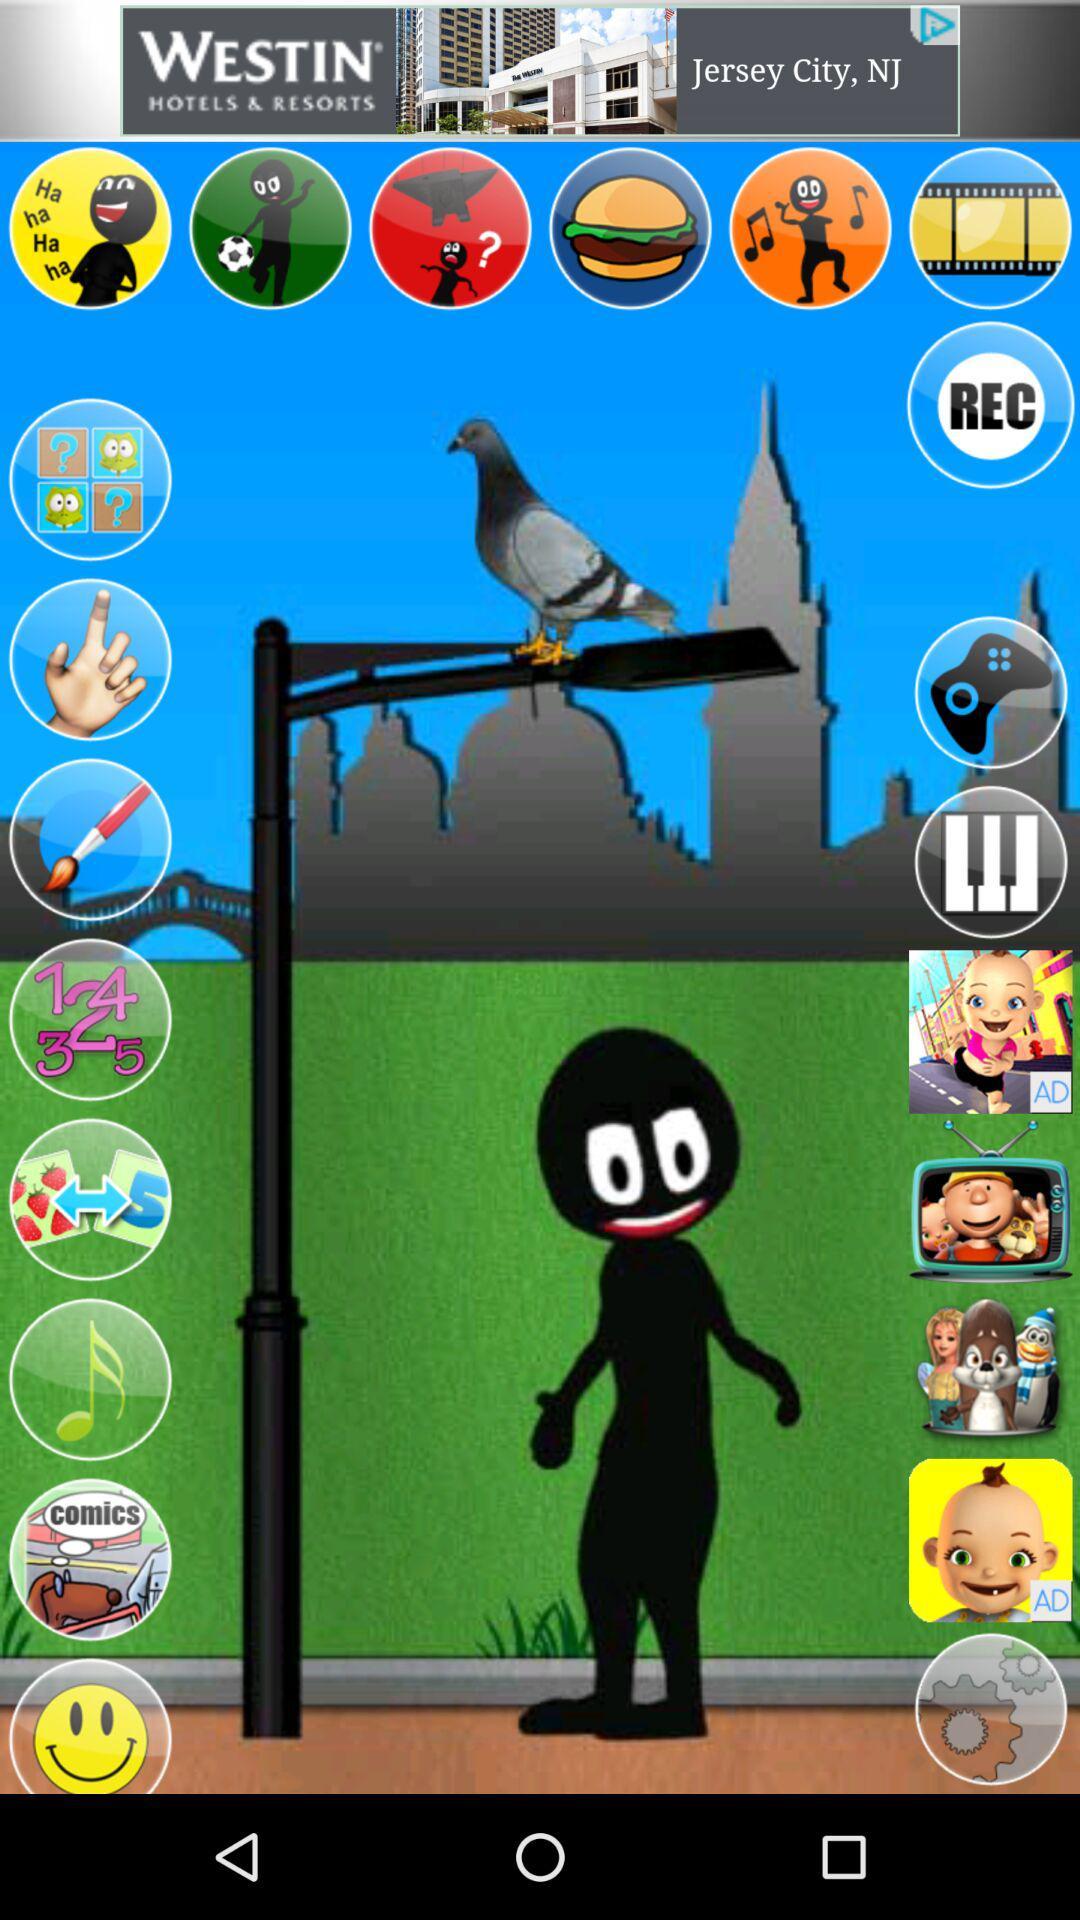 This screenshot has width=1080, height=1920. What do you see at coordinates (990, 1032) in the screenshot?
I see `open advertisement` at bounding box center [990, 1032].